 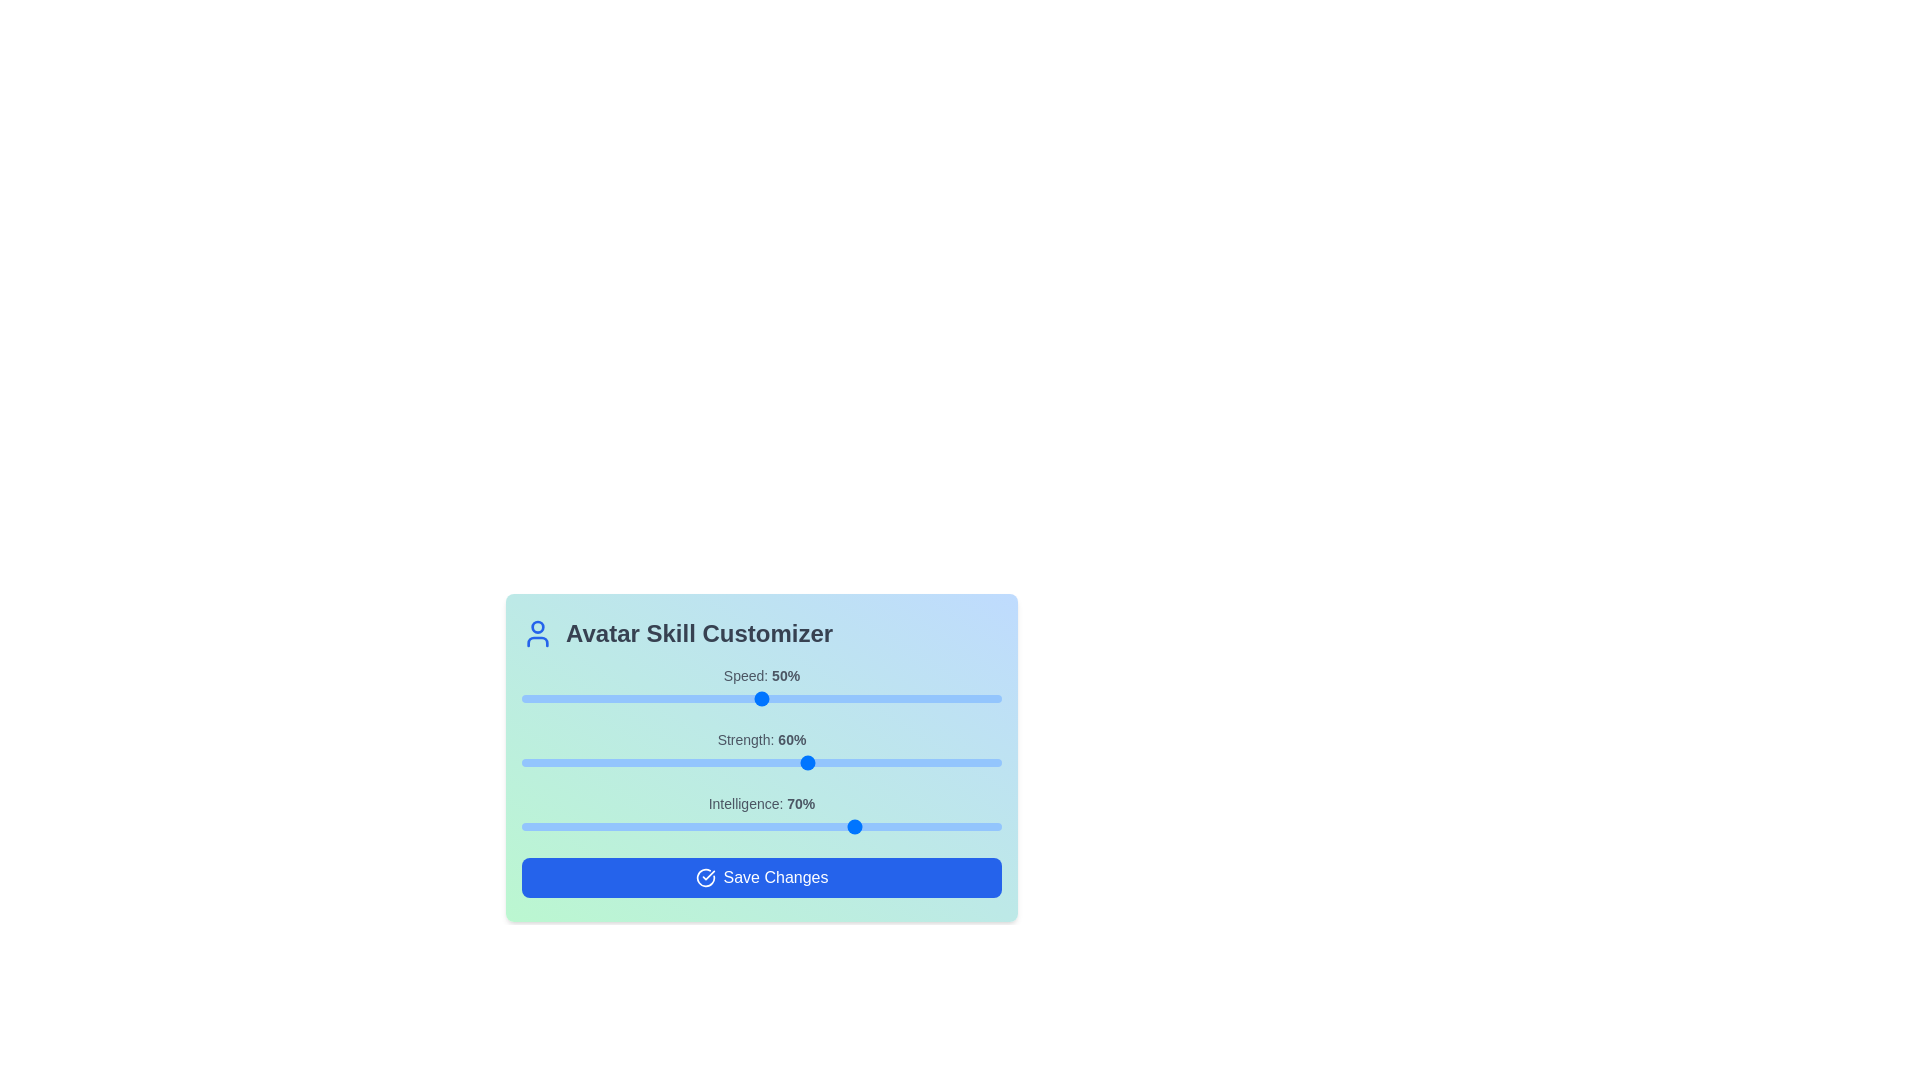 What do you see at coordinates (761, 752) in the screenshot?
I see `the slider handle for the 'Strength' attribute` at bounding box center [761, 752].